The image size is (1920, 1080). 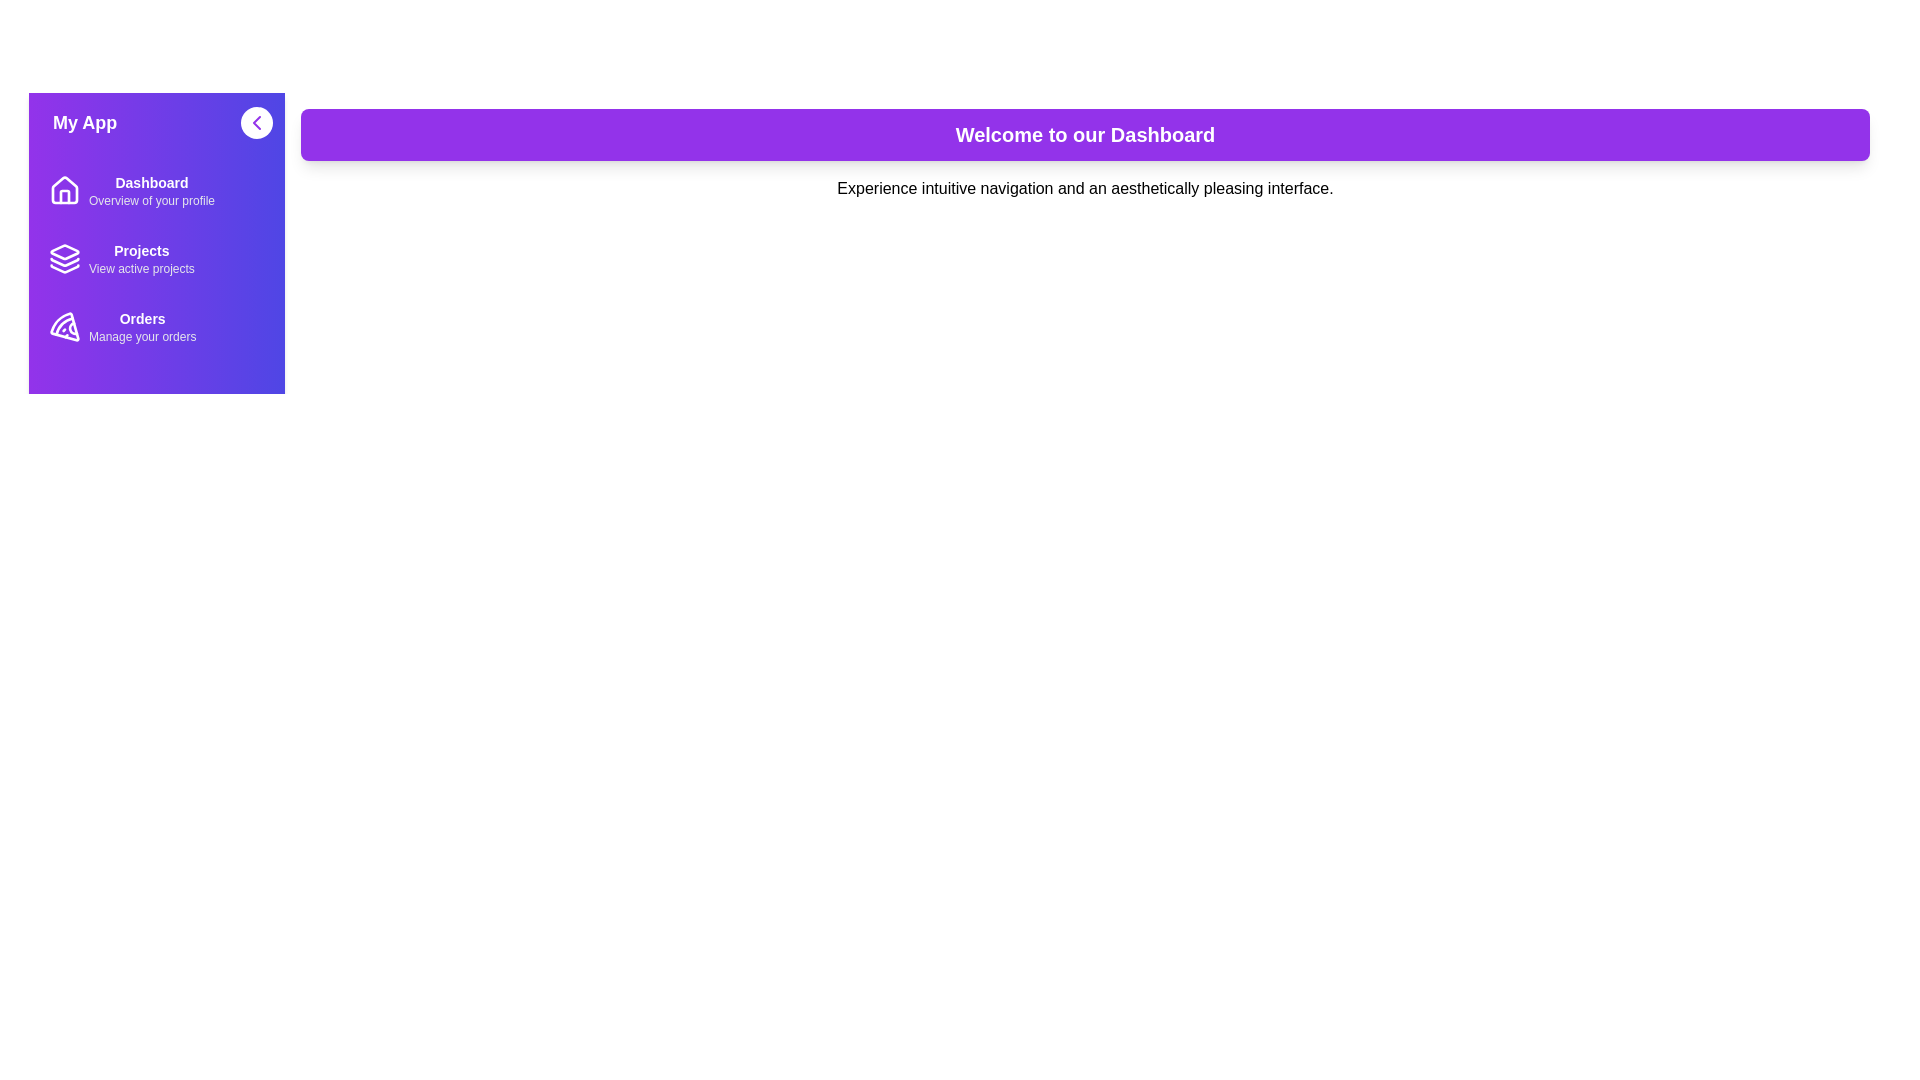 I want to click on the 'Orders' menu item to navigate, so click(x=156, y=326).